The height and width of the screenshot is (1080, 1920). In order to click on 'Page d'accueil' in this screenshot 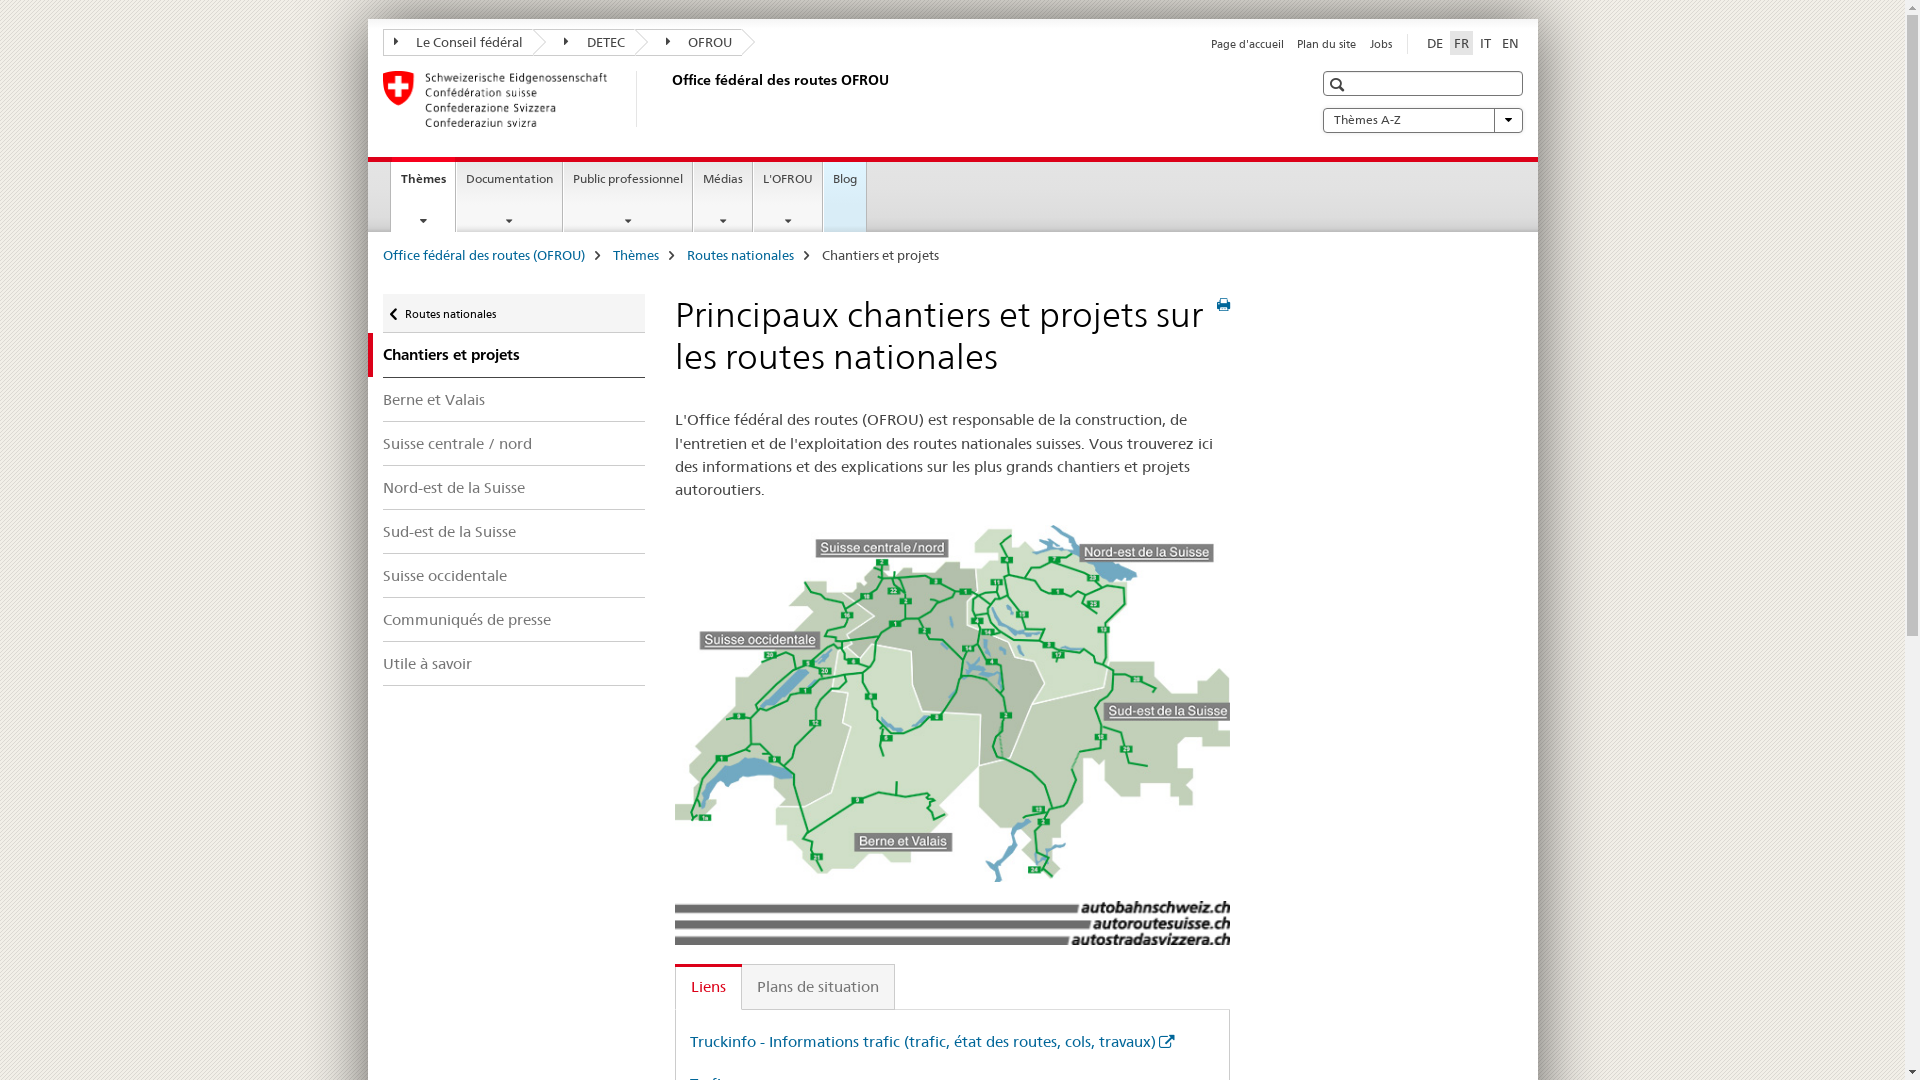, I will do `click(1209, 43)`.